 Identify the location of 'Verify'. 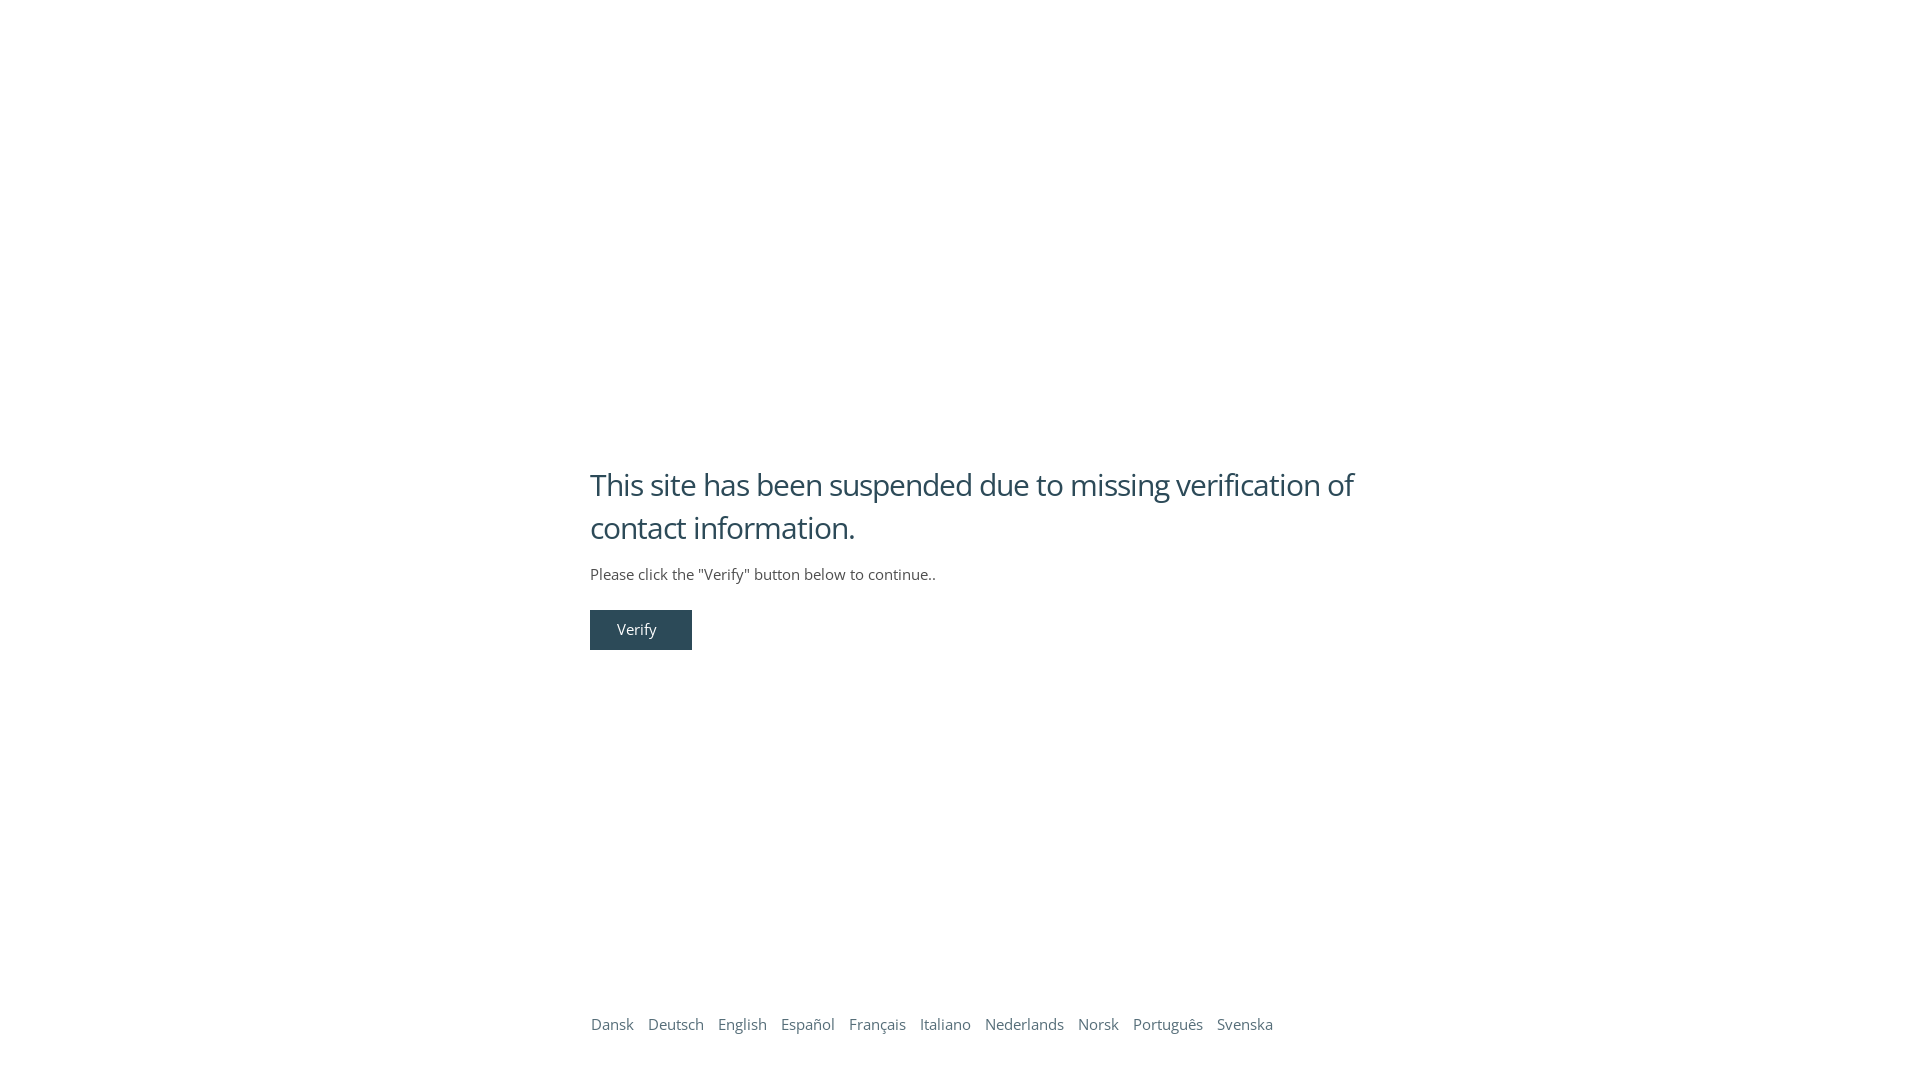
(641, 628).